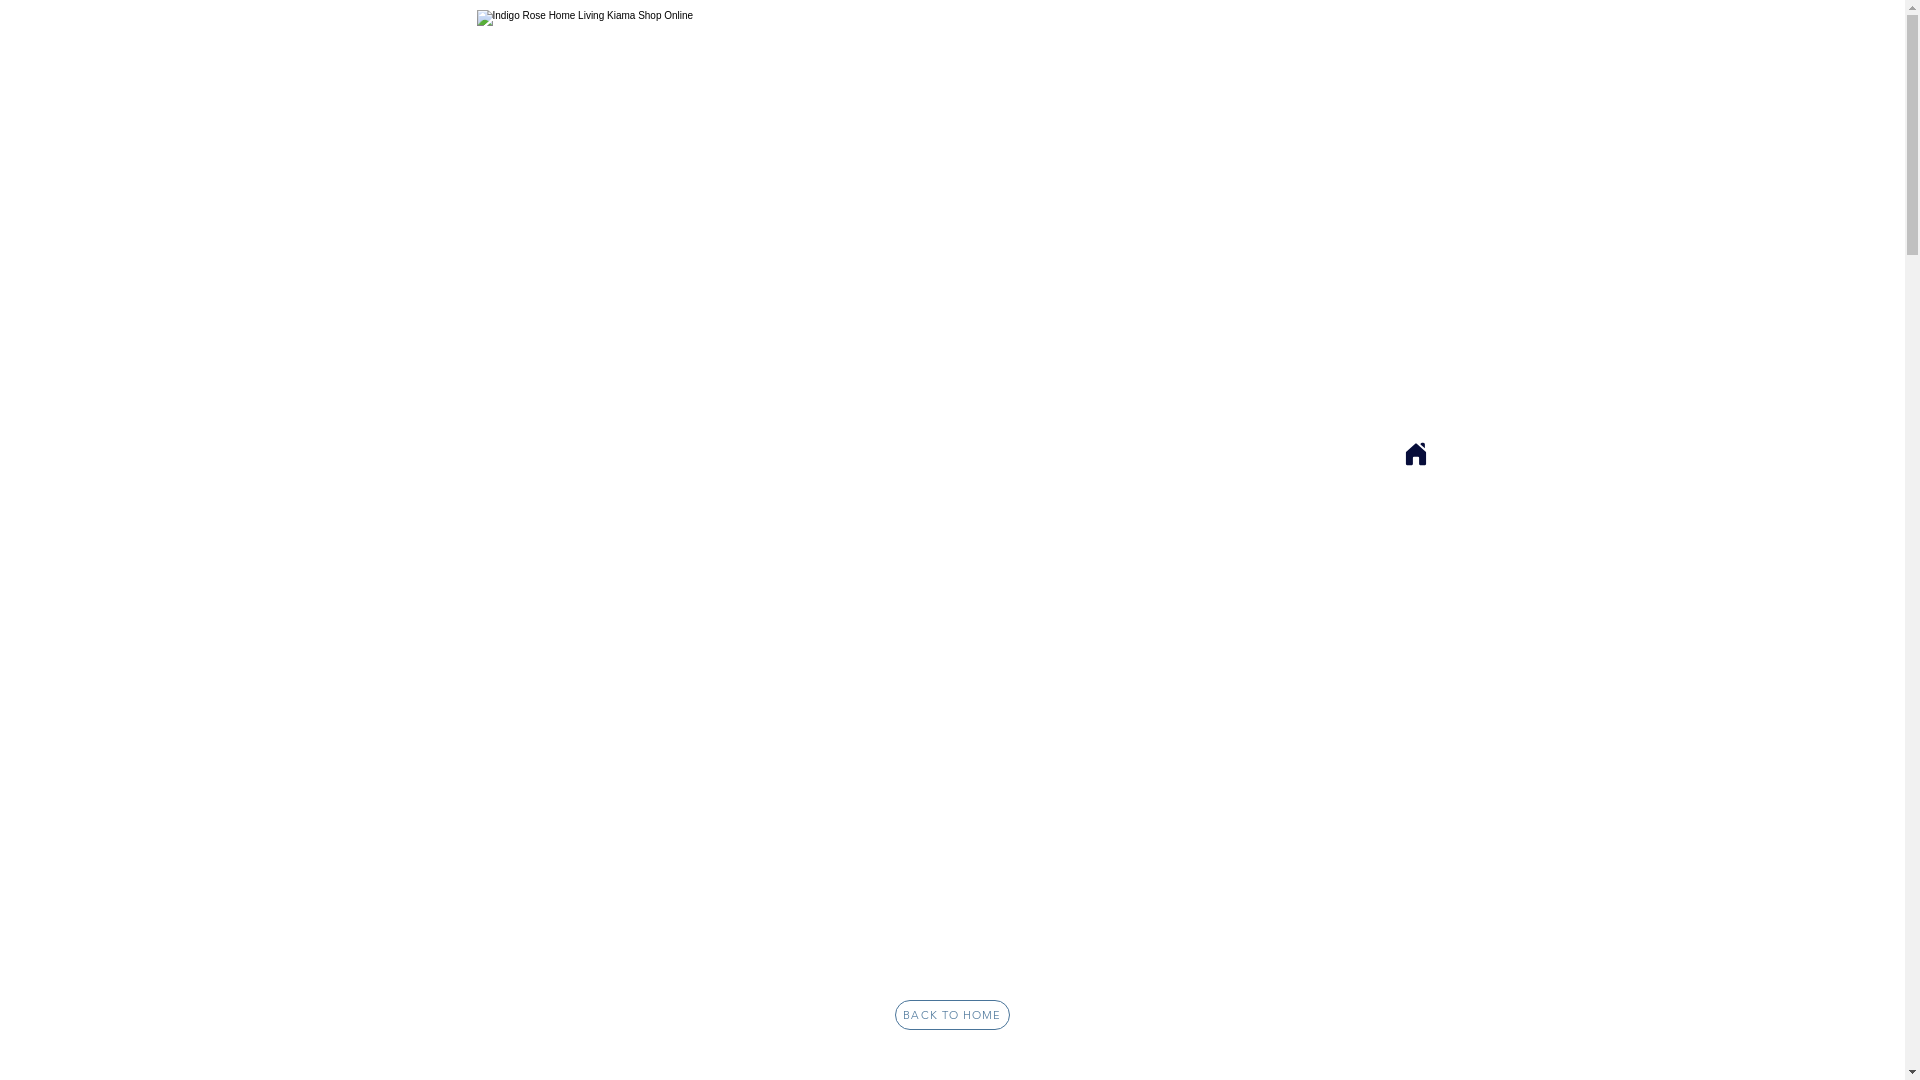  Describe the element at coordinates (951, 1014) in the screenshot. I see `'BACK TO HOME'` at that location.